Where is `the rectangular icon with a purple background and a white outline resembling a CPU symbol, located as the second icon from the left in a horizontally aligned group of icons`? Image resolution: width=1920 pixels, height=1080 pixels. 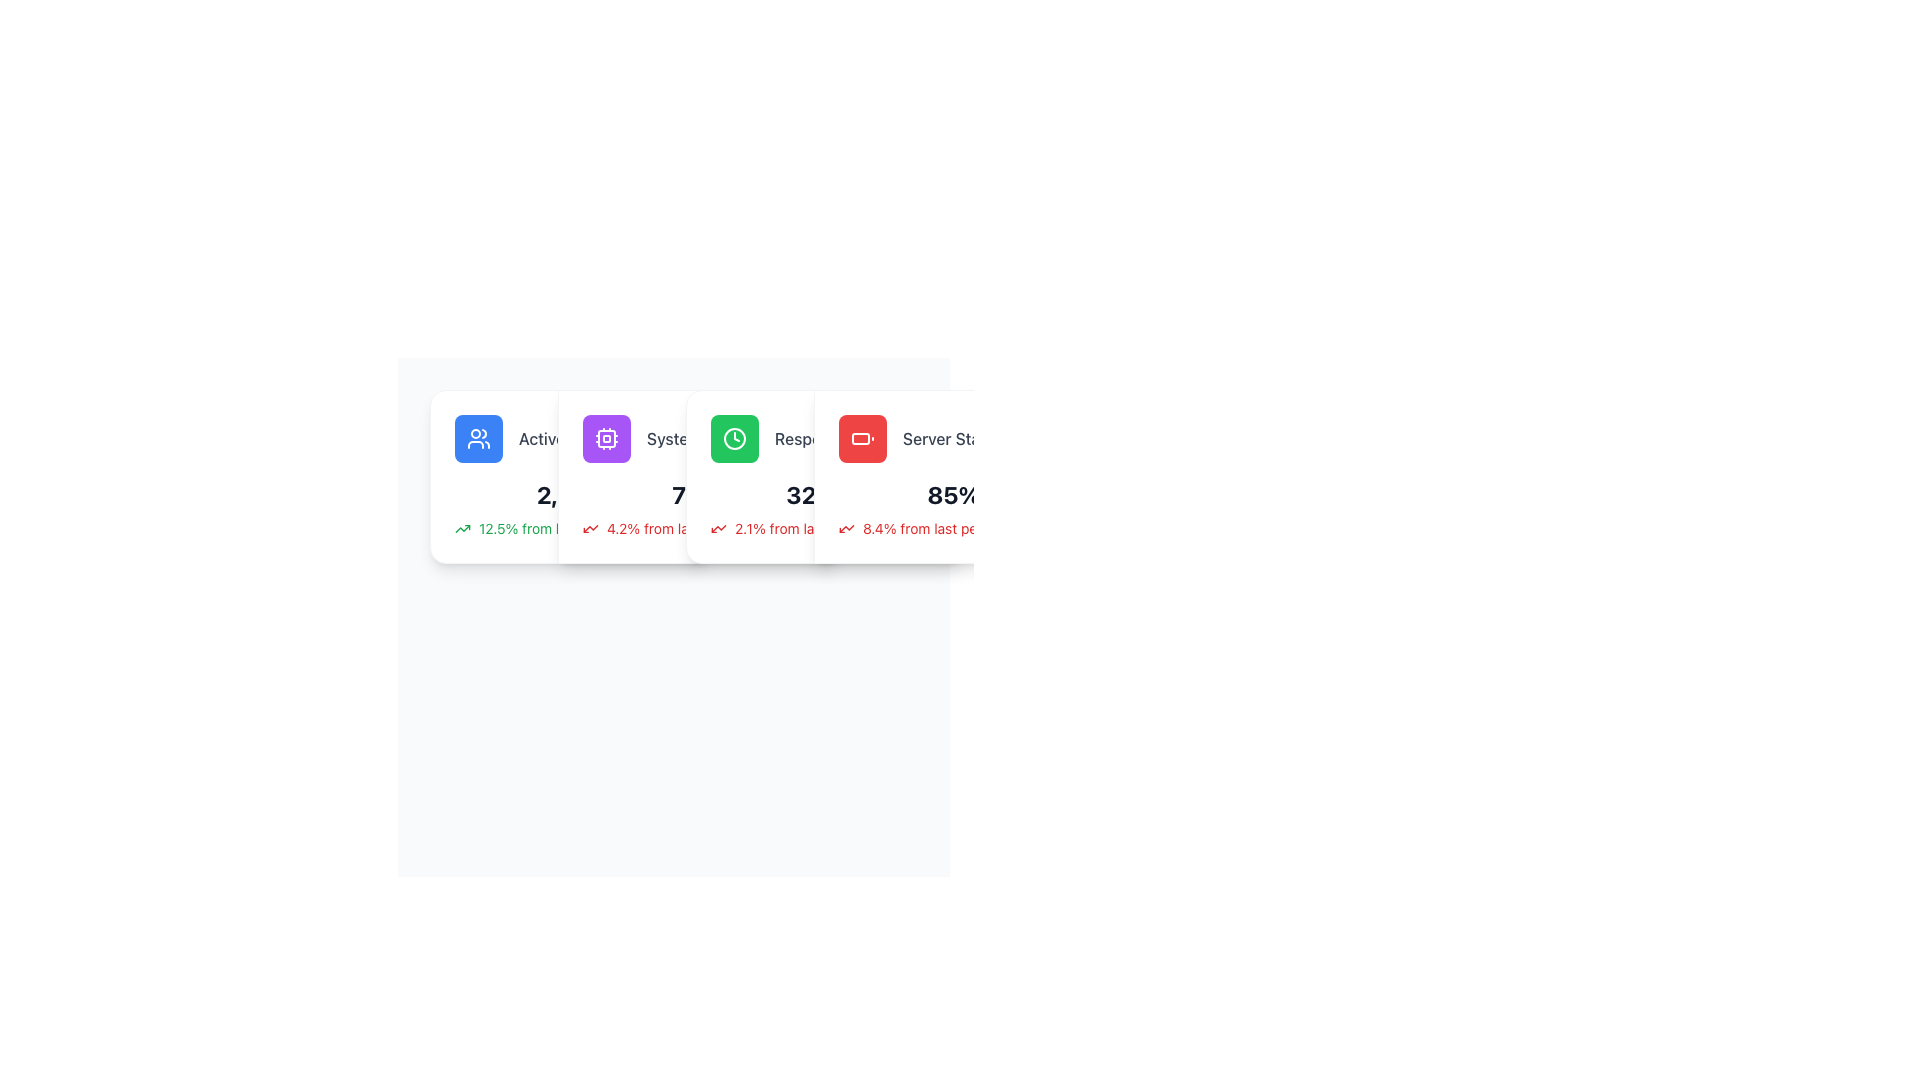
the rectangular icon with a purple background and a white outline resembling a CPU symbol, located as the second icon from the left in a horizontally aligned group of icons is located at coordinates (605, 438).